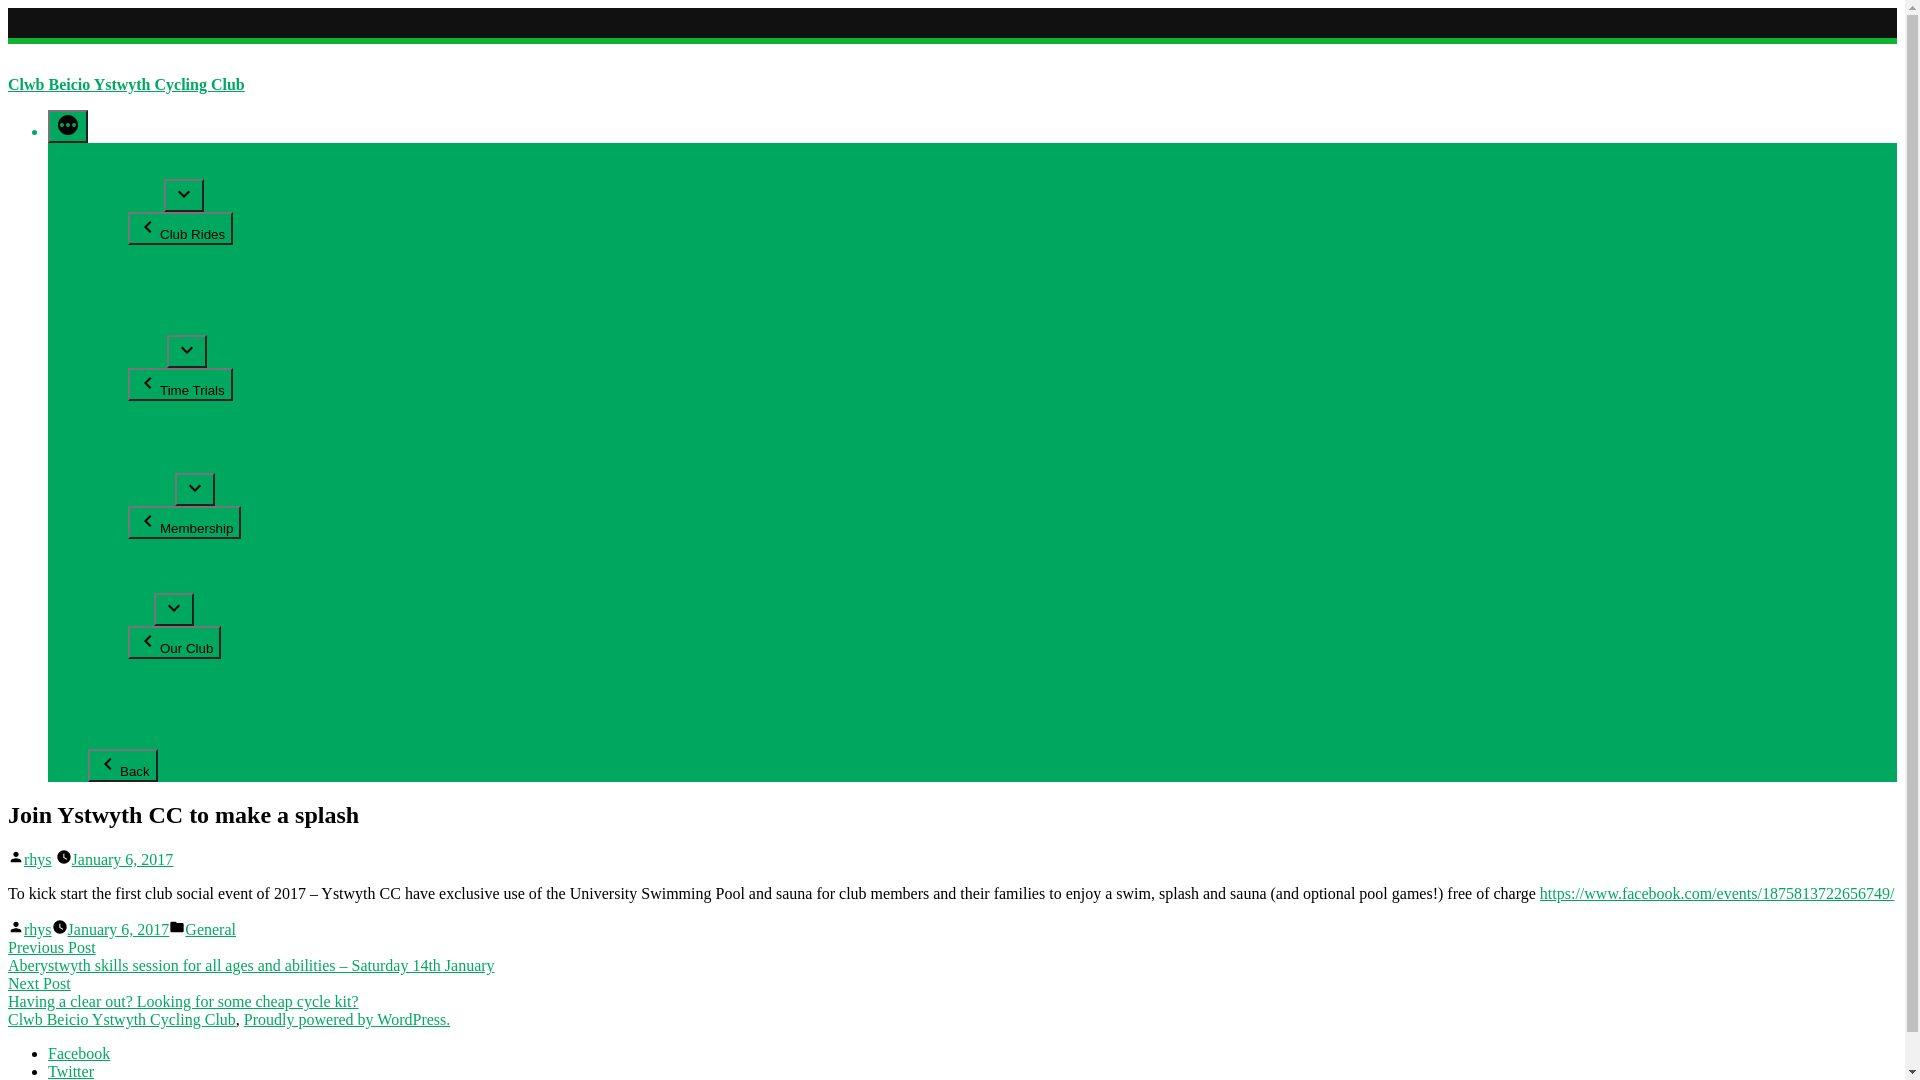 The width and height of the screenshot is (1920, 1080). Describe the element at coordinates (166, 667) in the screenshot. I see `'Committee'` at that location.